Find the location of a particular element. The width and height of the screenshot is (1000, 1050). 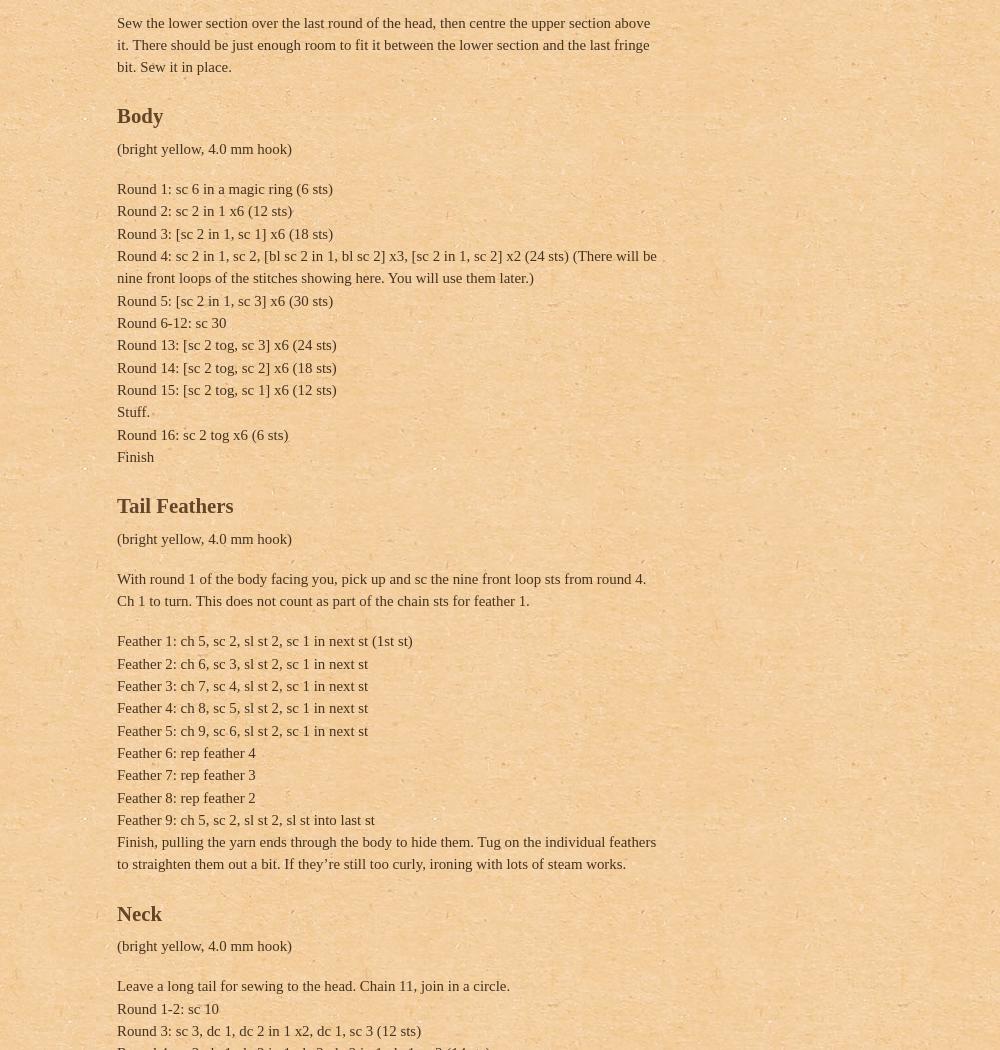

'Feather 9: ch 5, sc 2, sl st 2, sl st into last st' is located at coordinates (244, 818).